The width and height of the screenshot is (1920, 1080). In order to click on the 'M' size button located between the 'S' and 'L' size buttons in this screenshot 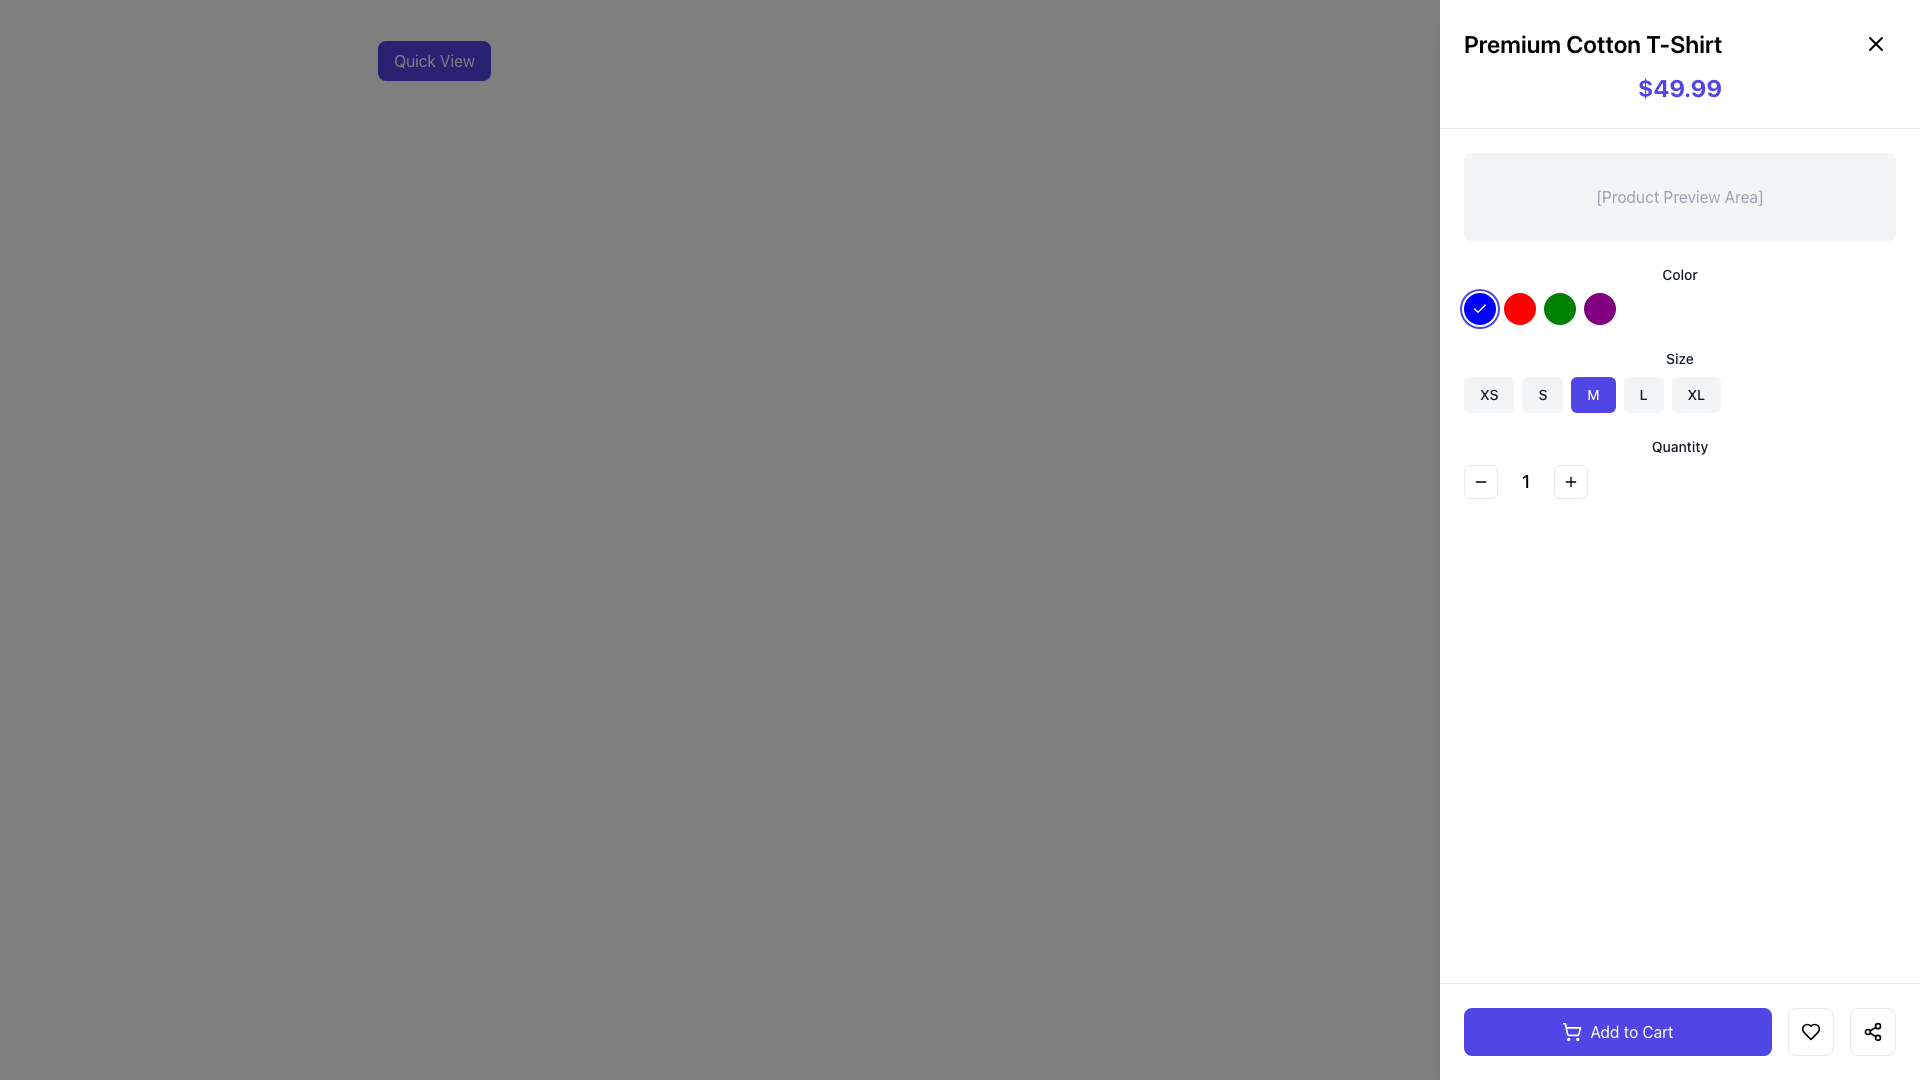, I will do `click(1592, 394)`.